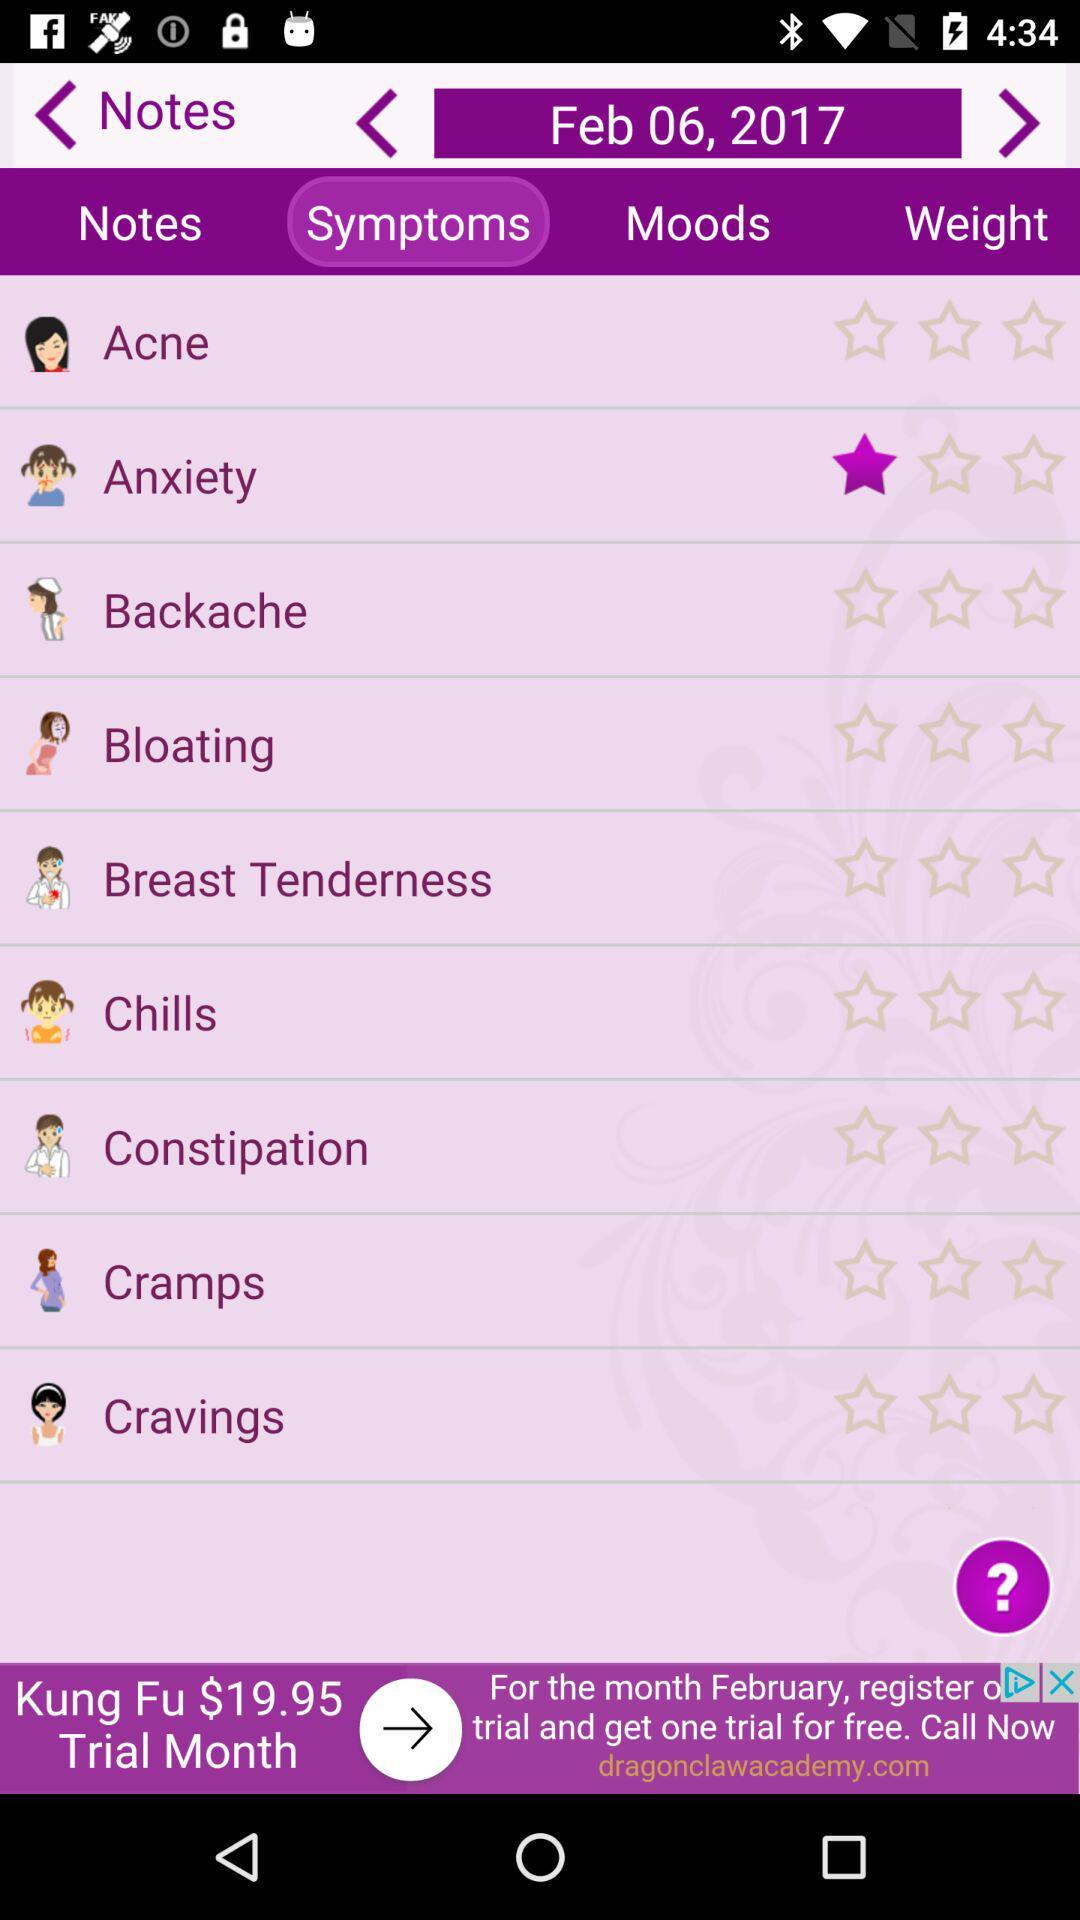 This screenshot has width=1080, height=1920. What do you see at coordinates (540, 1727) in the screenshot?
I see `advert` at bounding box center [540, 1727].